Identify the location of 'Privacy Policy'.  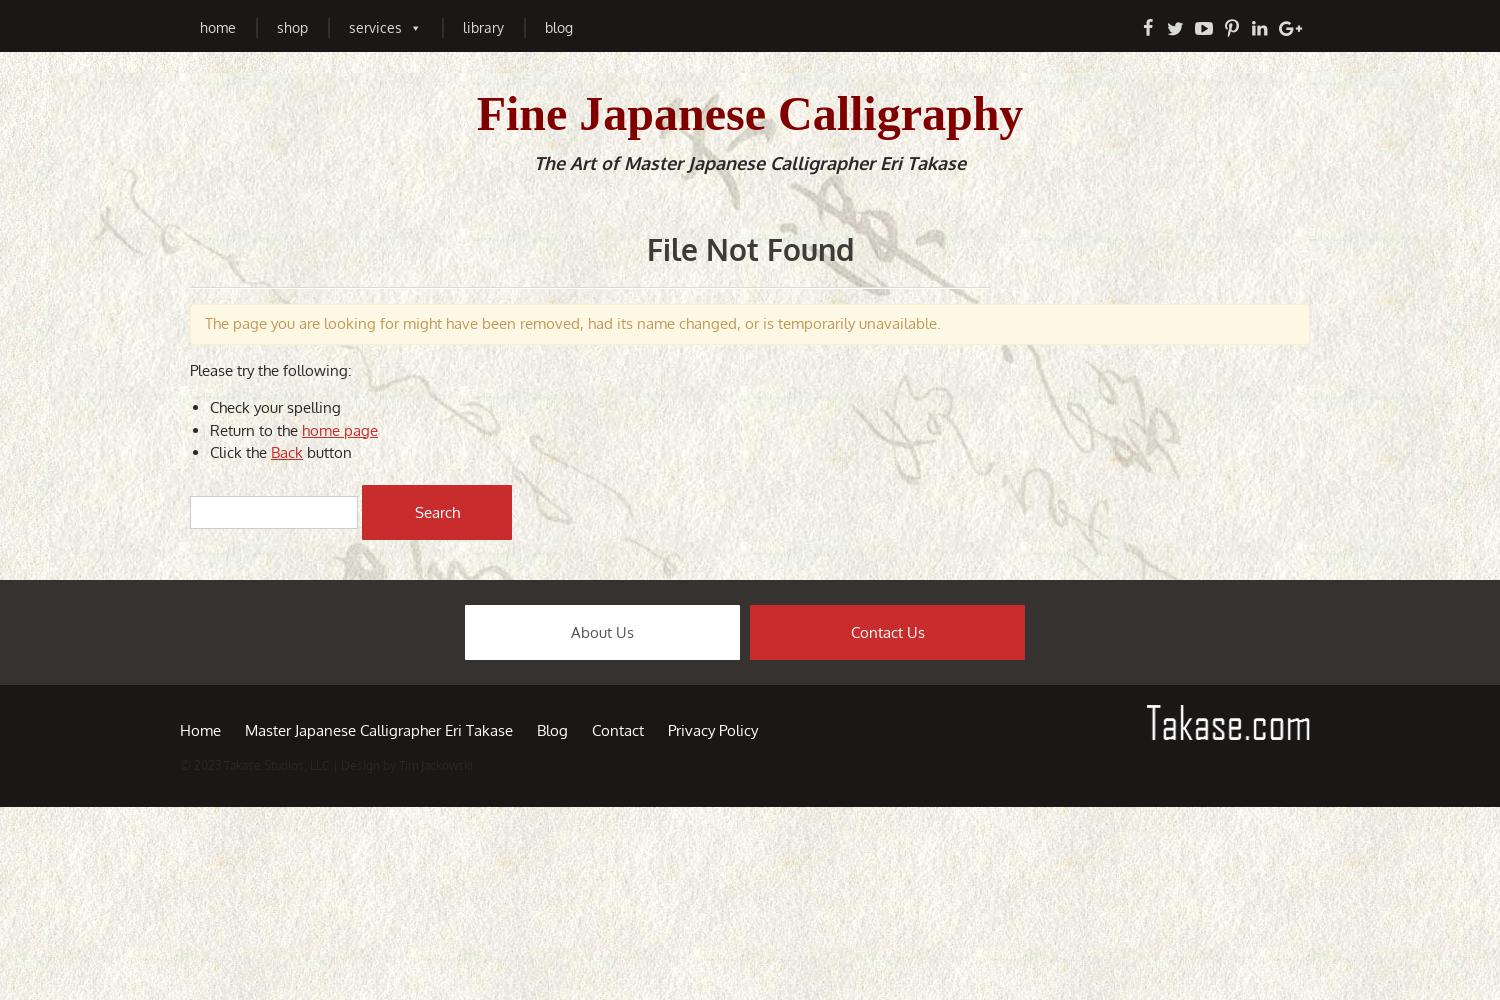
(711, 728).